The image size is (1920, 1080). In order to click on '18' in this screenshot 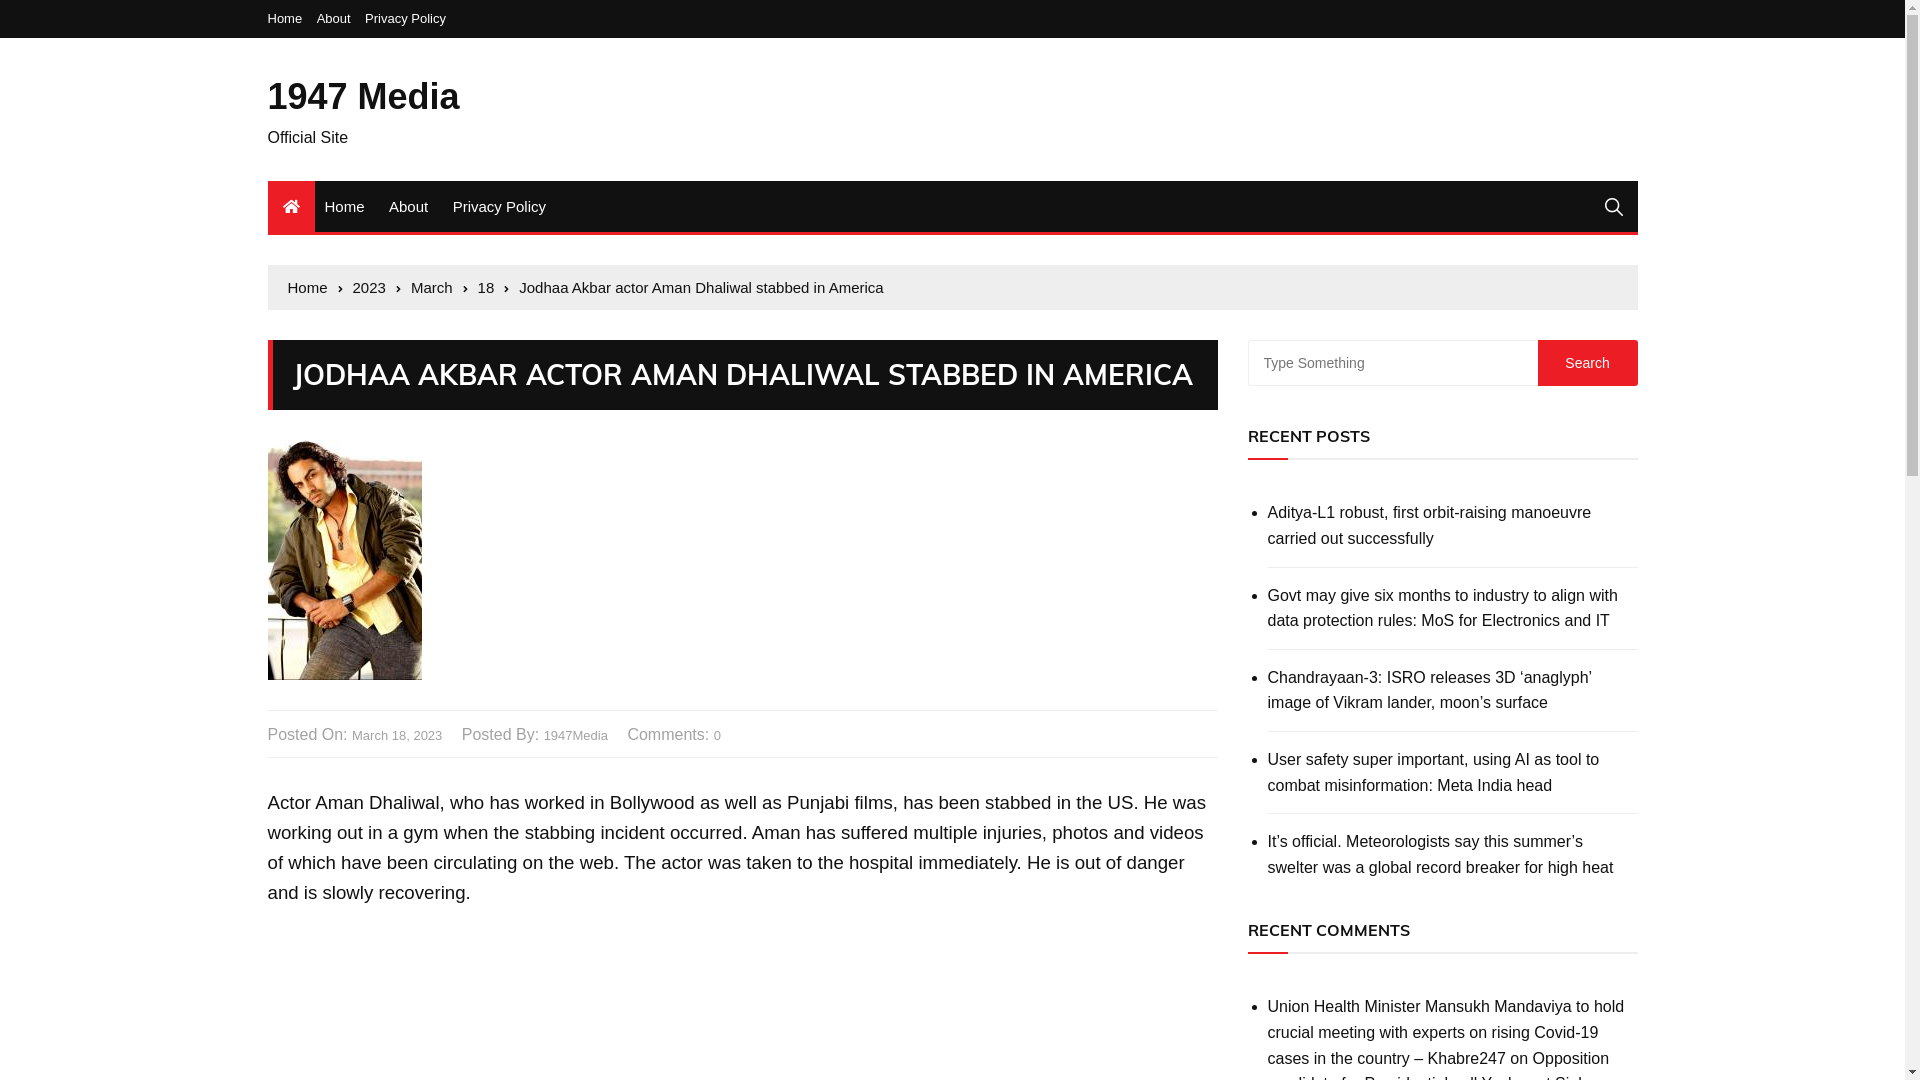, I will do `click(494, 288)`.